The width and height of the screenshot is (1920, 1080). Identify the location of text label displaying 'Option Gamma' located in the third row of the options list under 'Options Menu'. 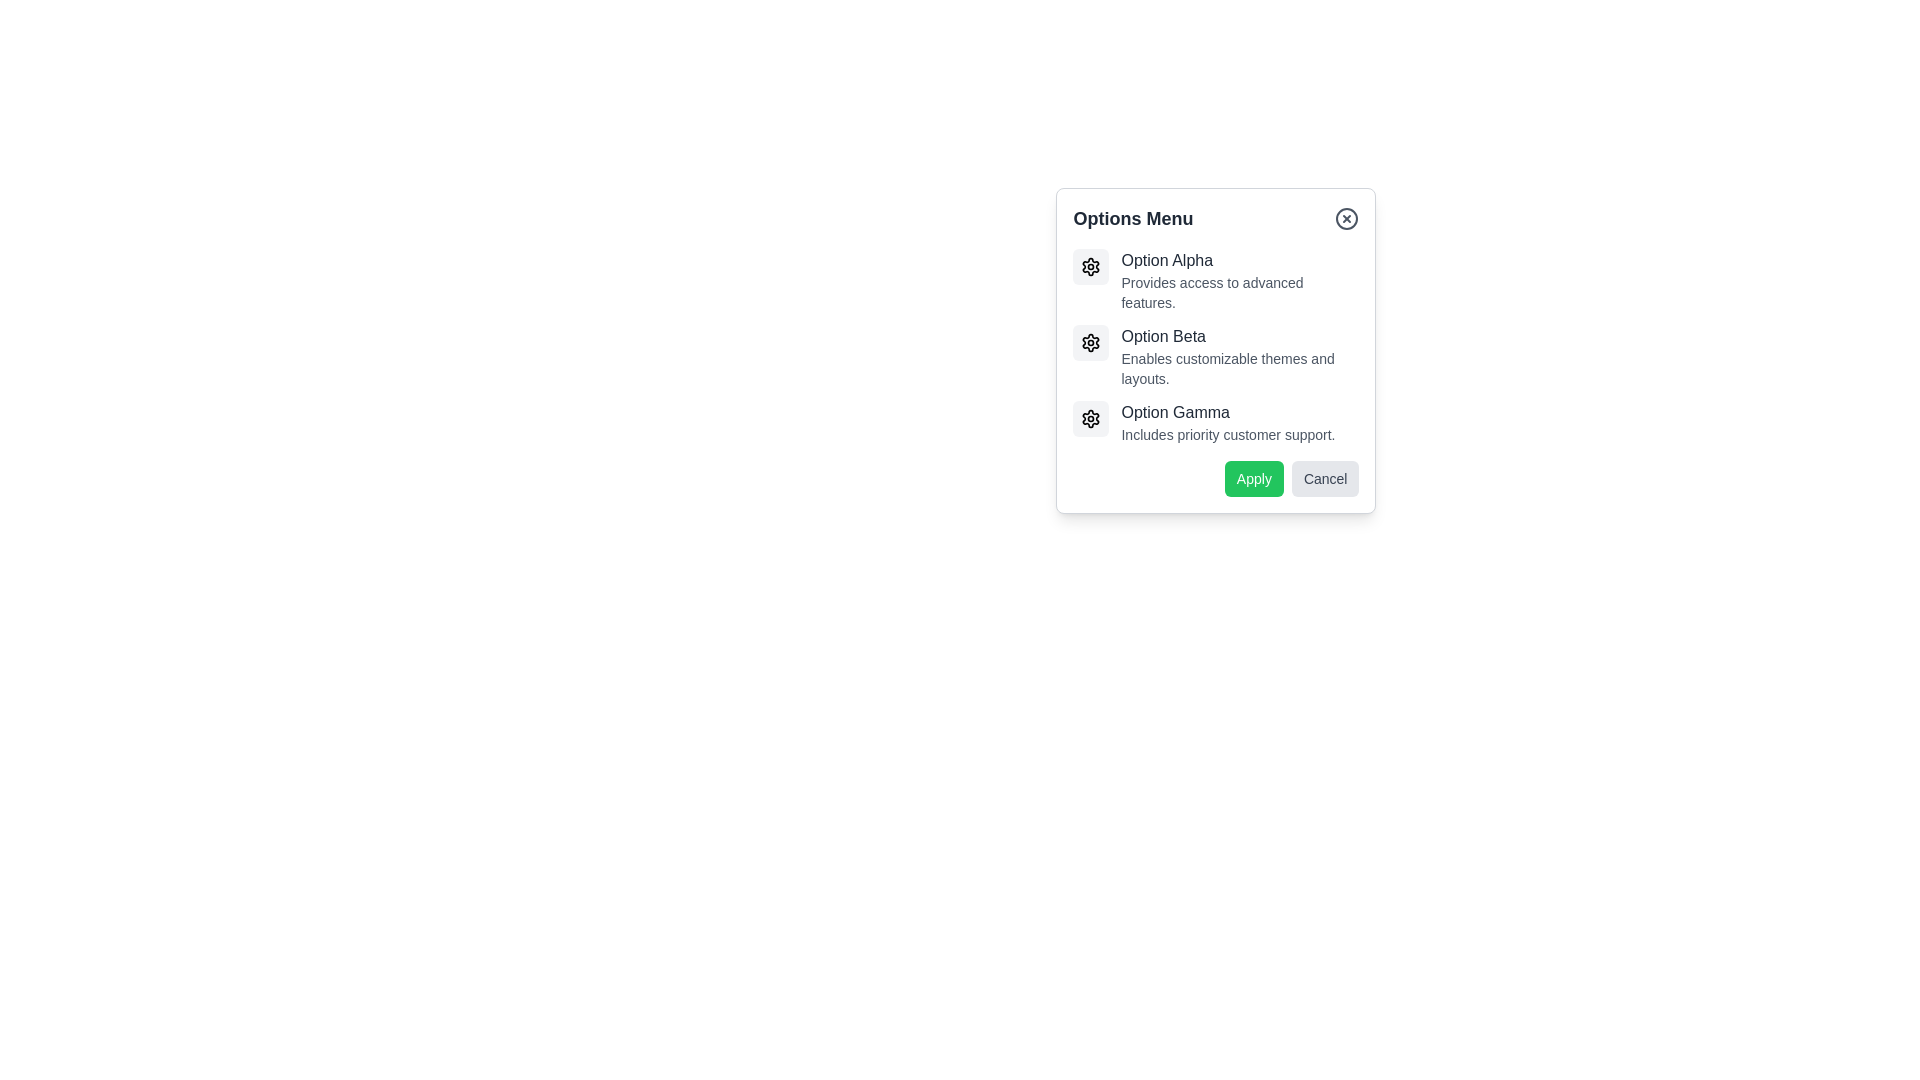
(1227, 411).